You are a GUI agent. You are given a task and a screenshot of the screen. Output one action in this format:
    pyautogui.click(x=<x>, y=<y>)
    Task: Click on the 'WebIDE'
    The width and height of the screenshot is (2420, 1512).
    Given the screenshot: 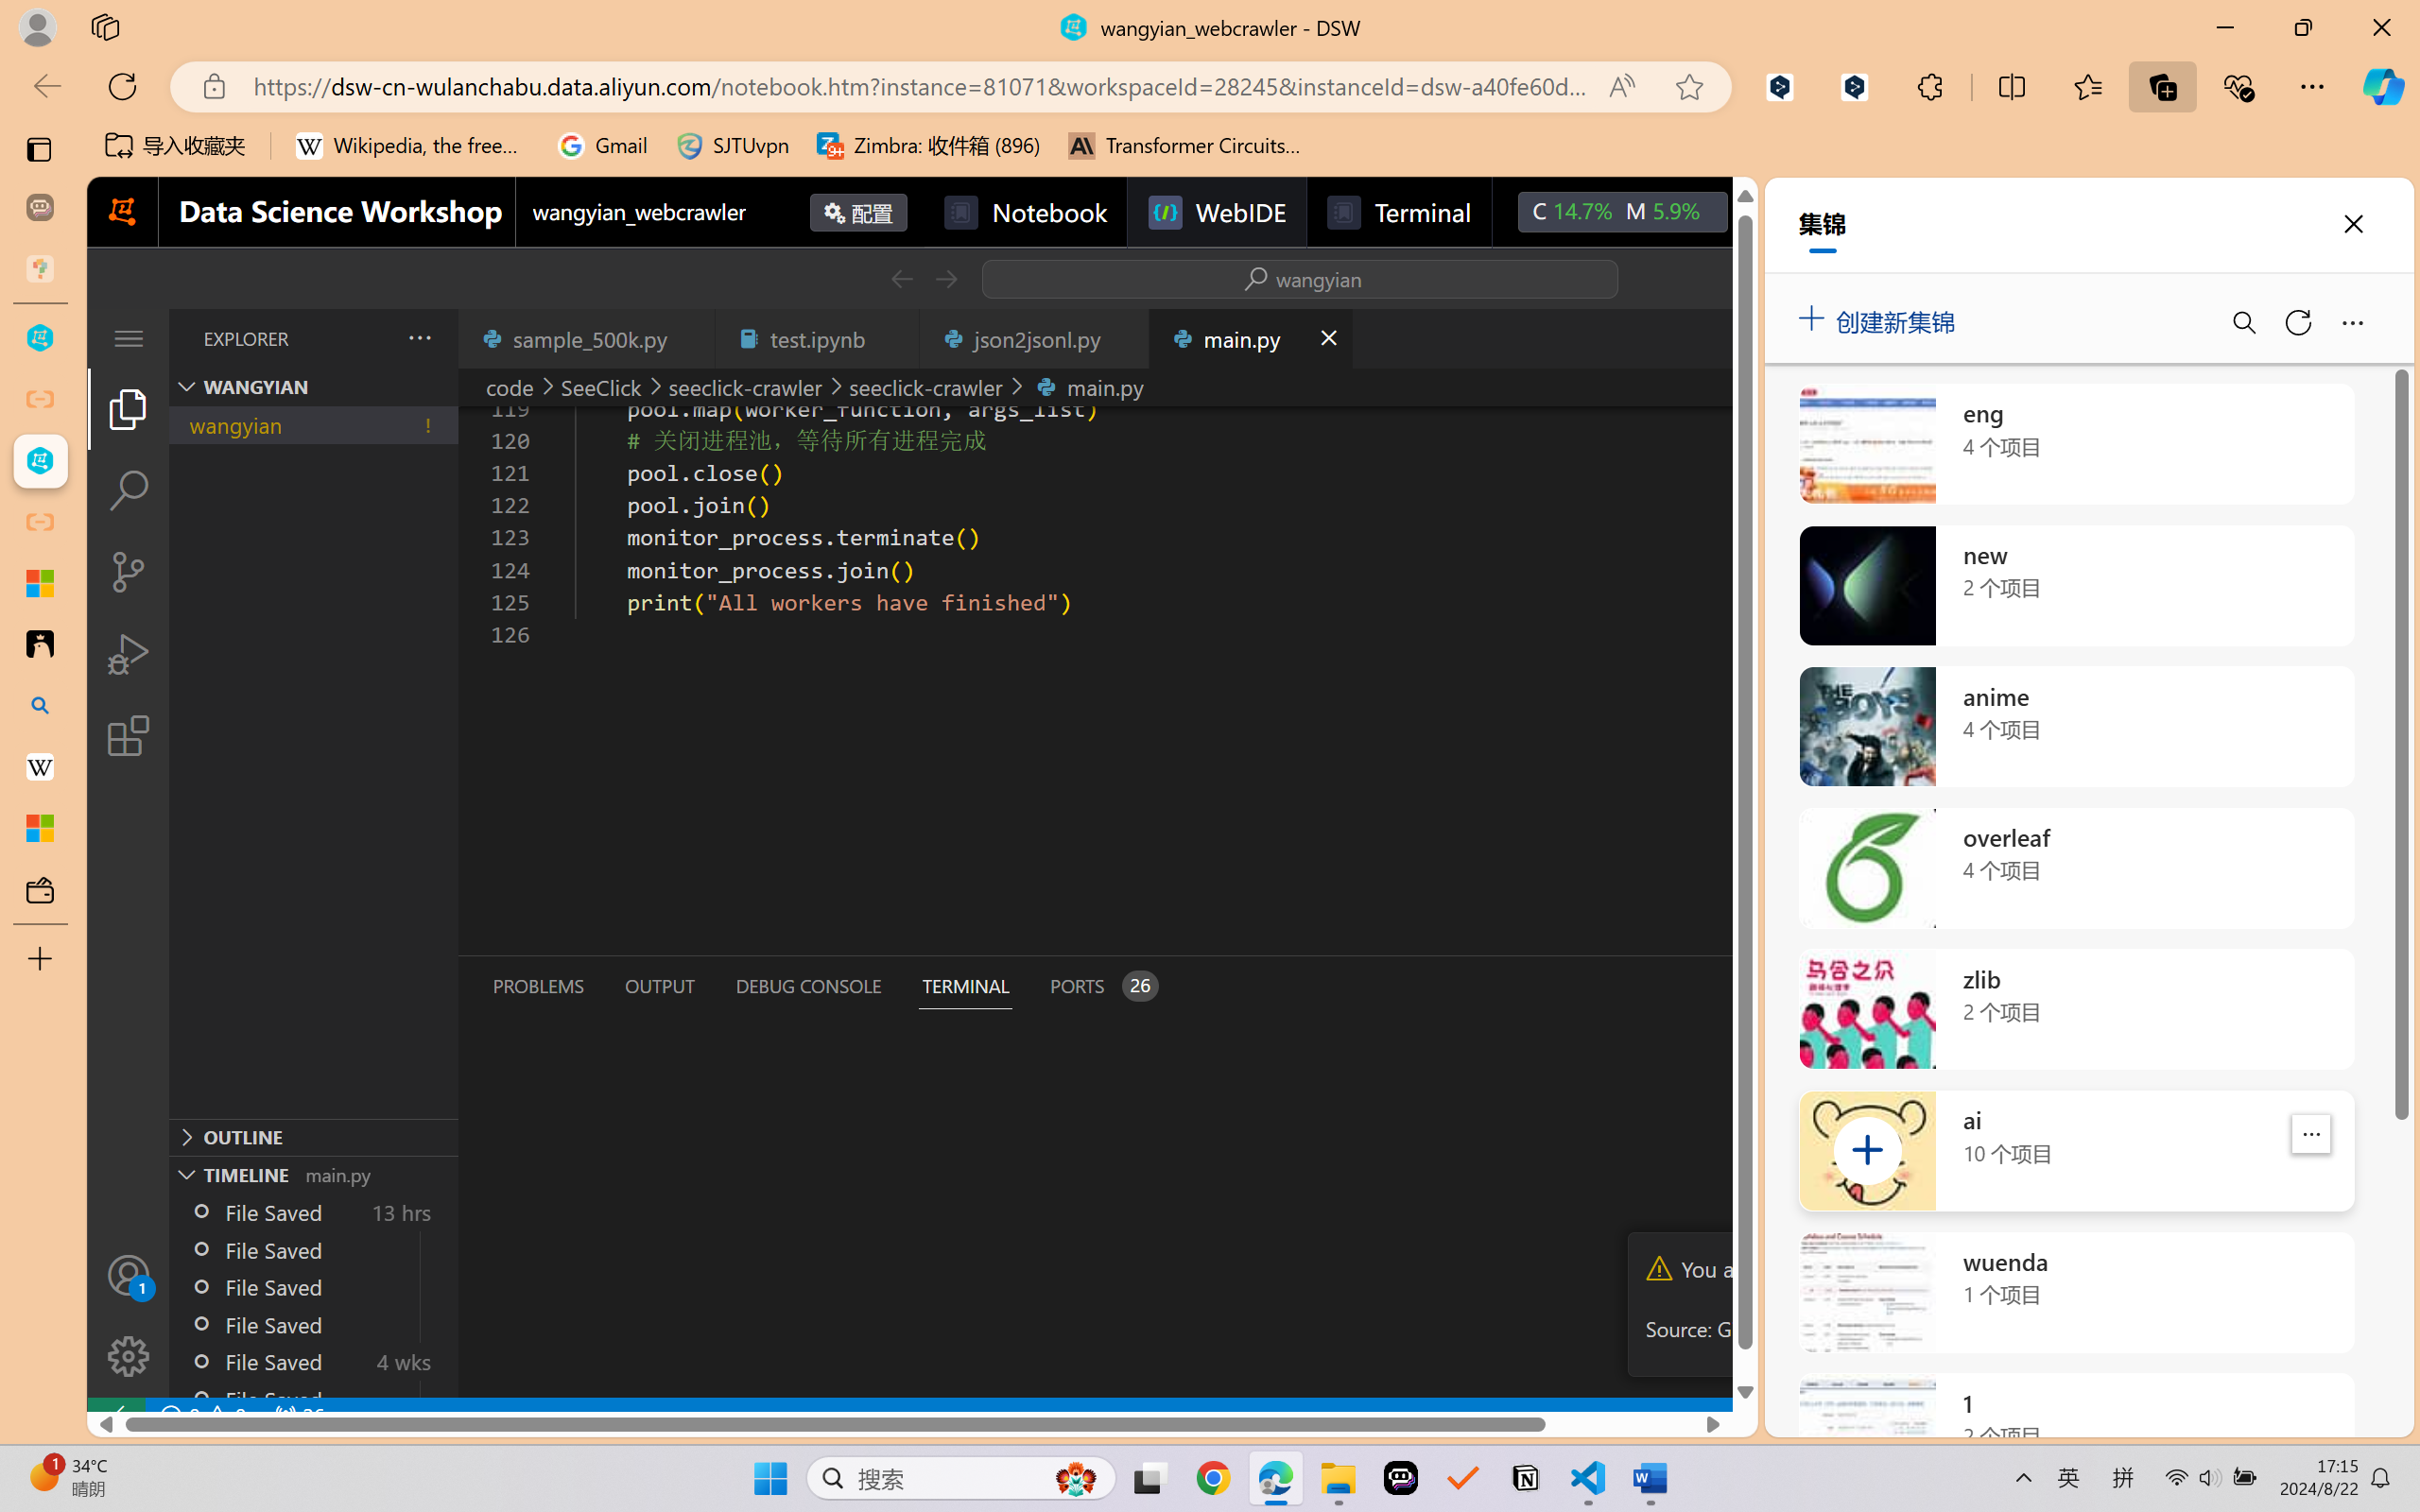 What is the action you would take?
    pyautogui.click(x=1216, y=211)
    